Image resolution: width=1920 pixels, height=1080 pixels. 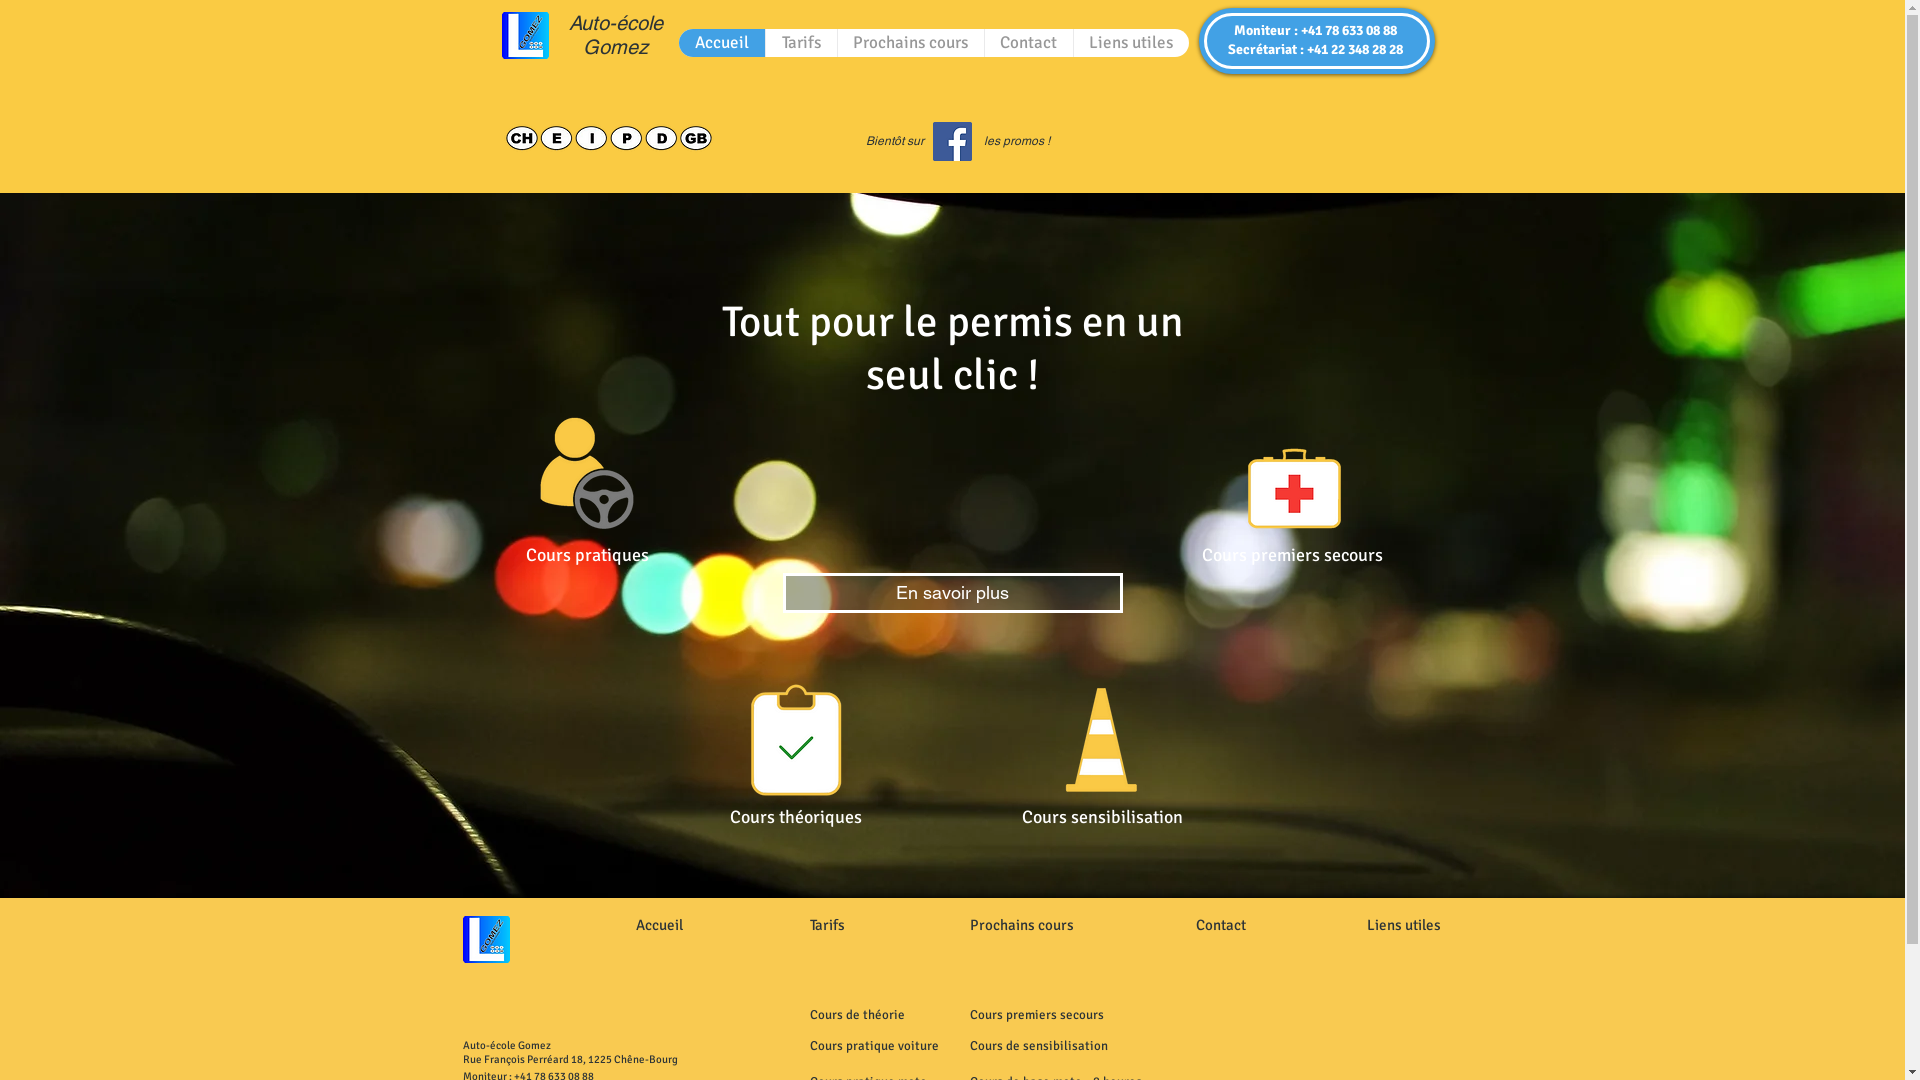 What do you see at coordinates (827, 924) in the screenshot?
I see `'Tarifs'` at bounding box center [827, 924].